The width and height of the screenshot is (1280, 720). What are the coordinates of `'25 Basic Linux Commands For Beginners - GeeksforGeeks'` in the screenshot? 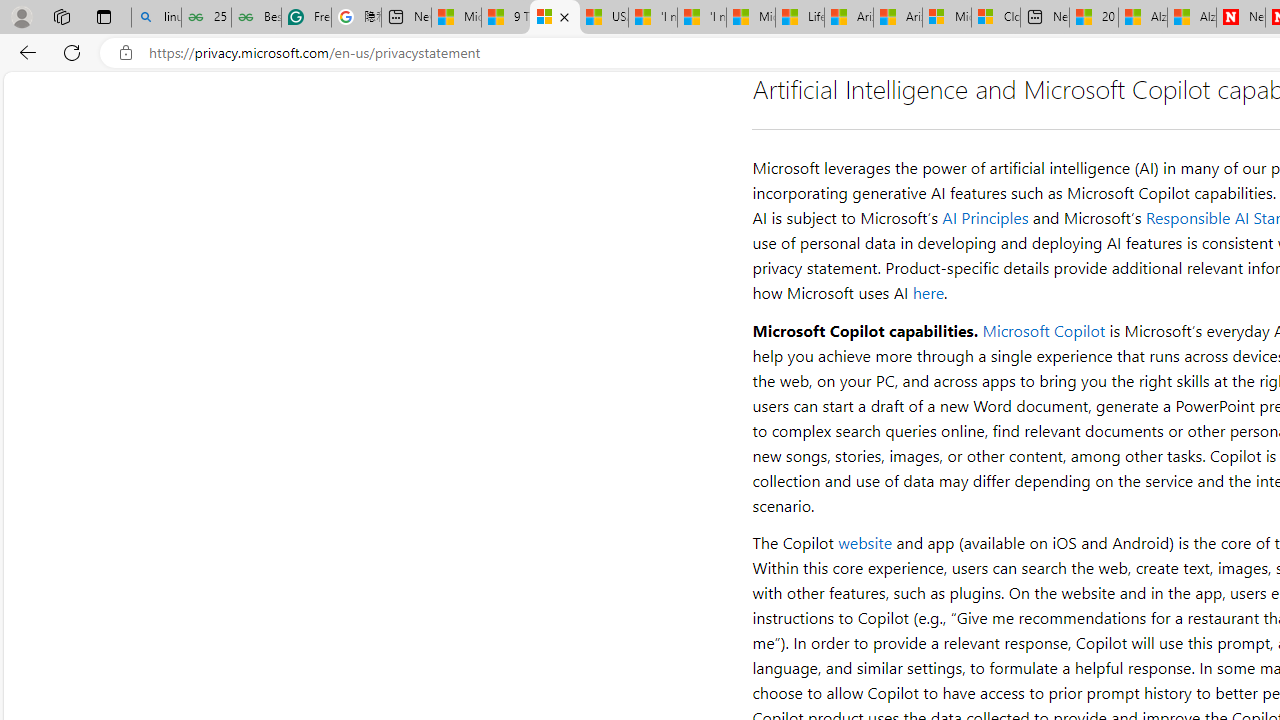 It's located at (206, 17).